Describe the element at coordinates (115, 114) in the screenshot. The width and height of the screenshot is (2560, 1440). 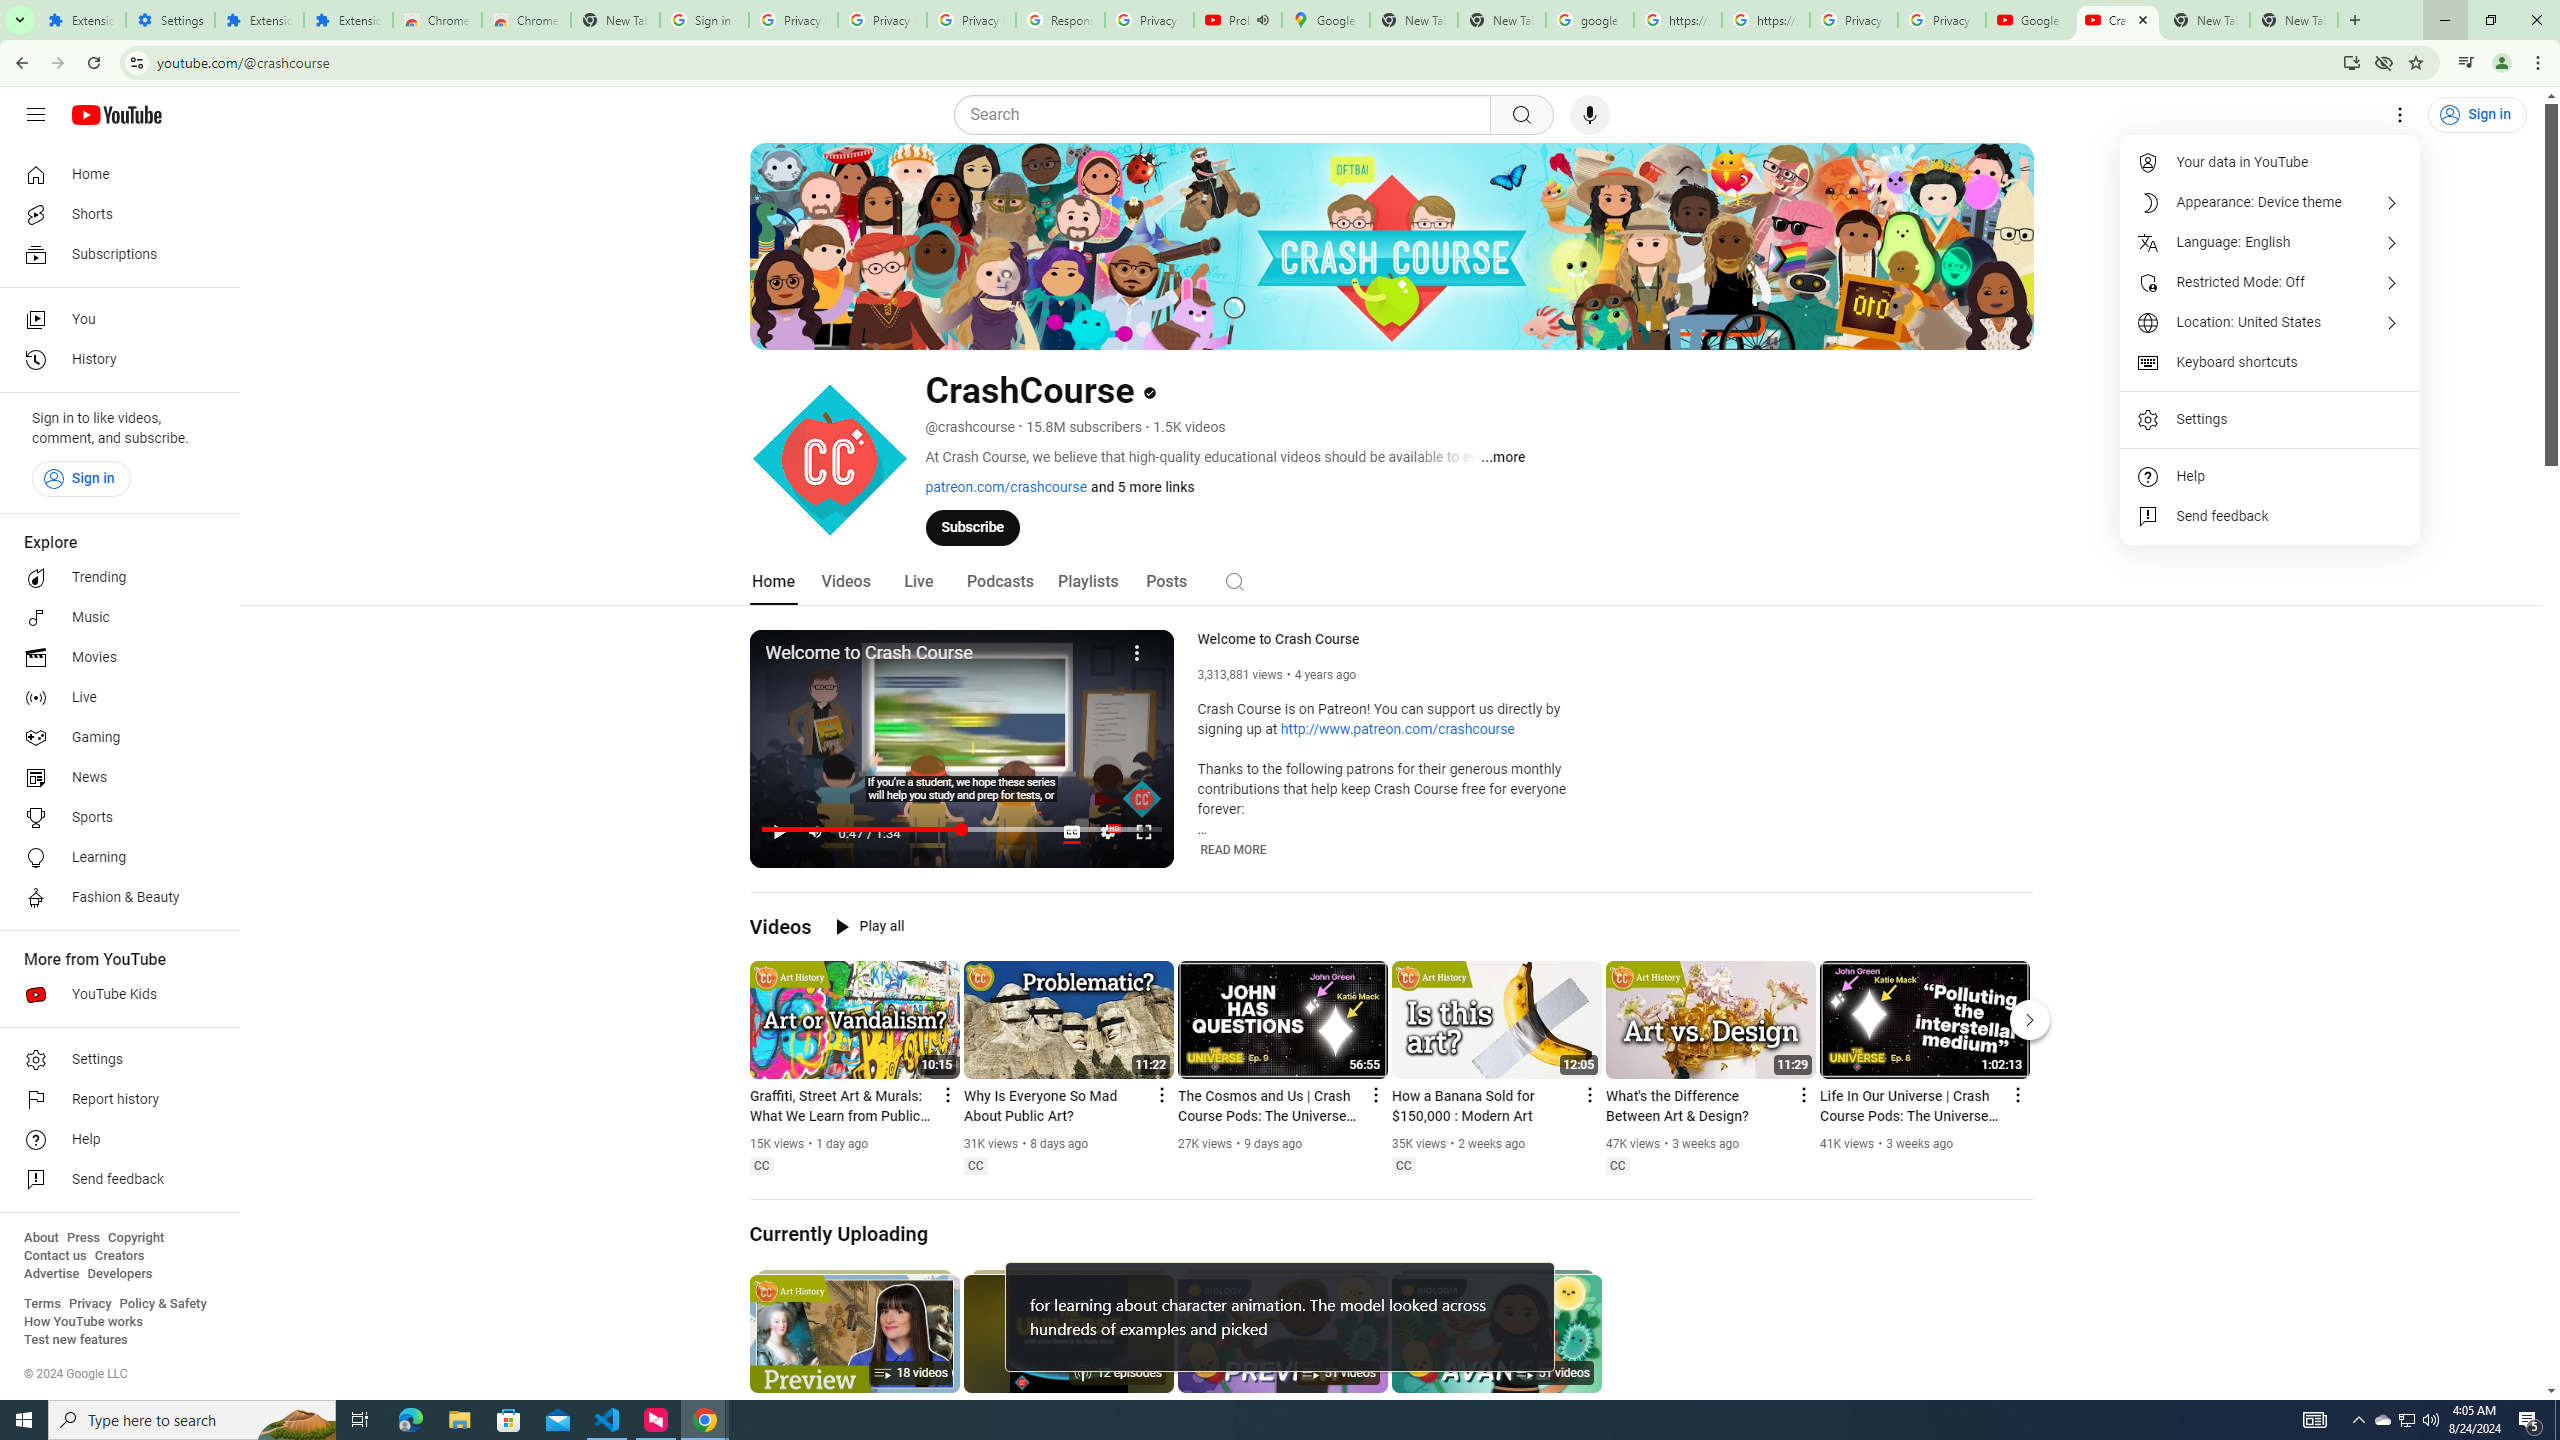
I see `'YouTube Home'` at that location.